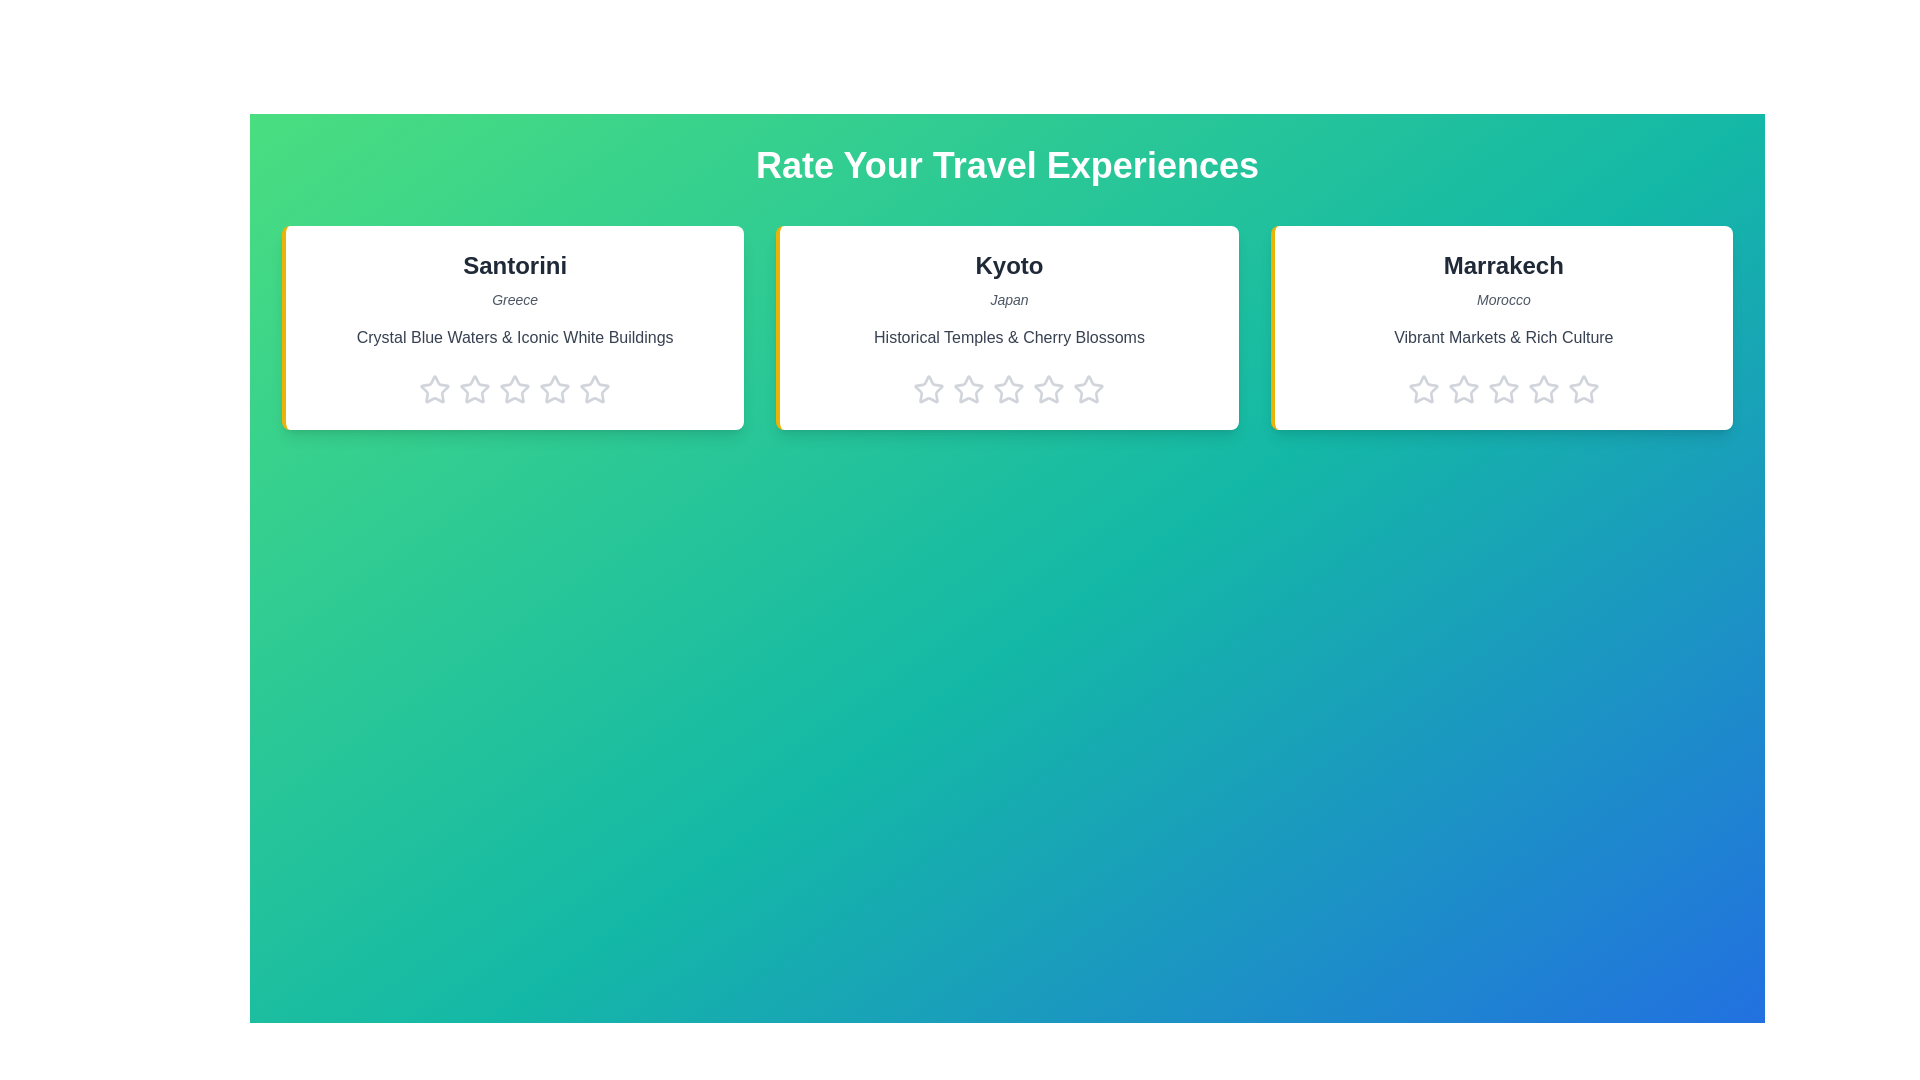 The height and width of the screenshot is (1080, 1920). Describe the element at coordinates (513, 326) in the screenshot. I see `the destination card for Santorini to inspect its country information` at that location.